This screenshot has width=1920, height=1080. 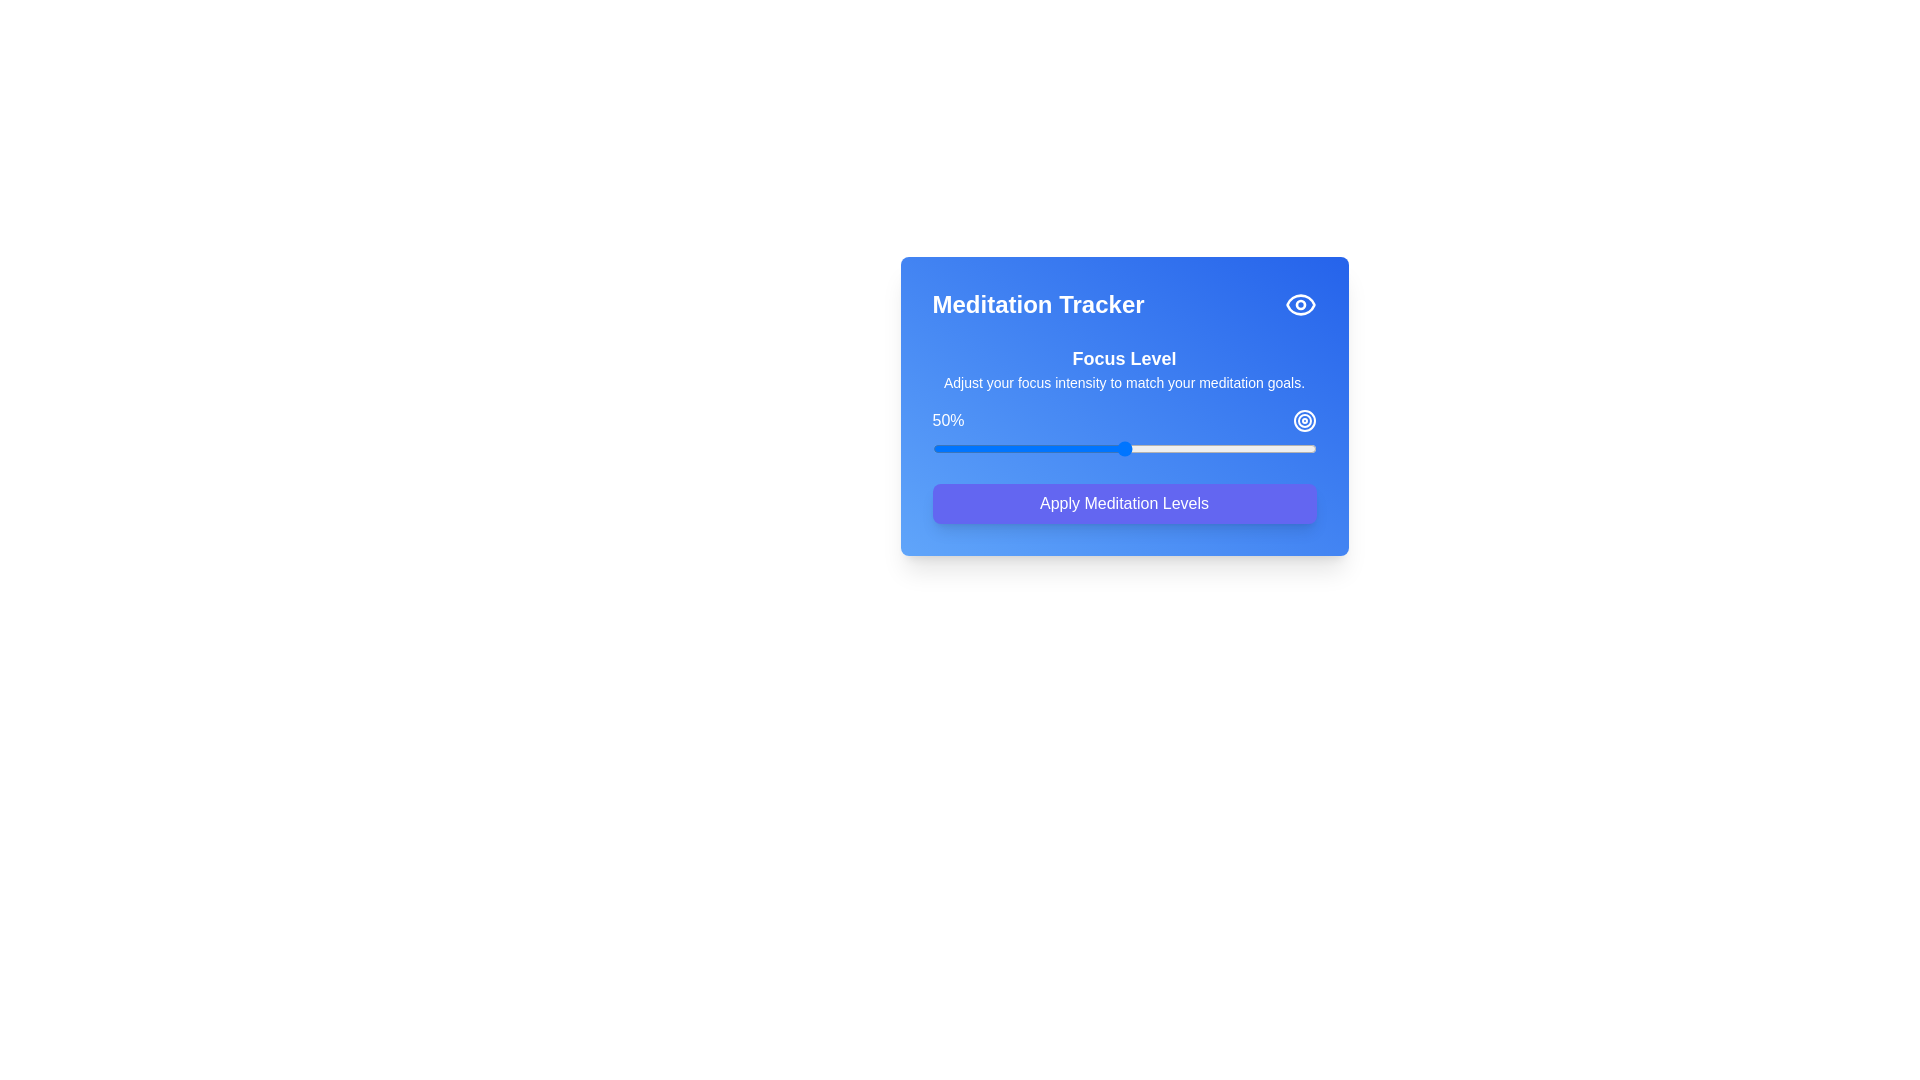 I want to click on the focus level, so click(x=982, y=447).